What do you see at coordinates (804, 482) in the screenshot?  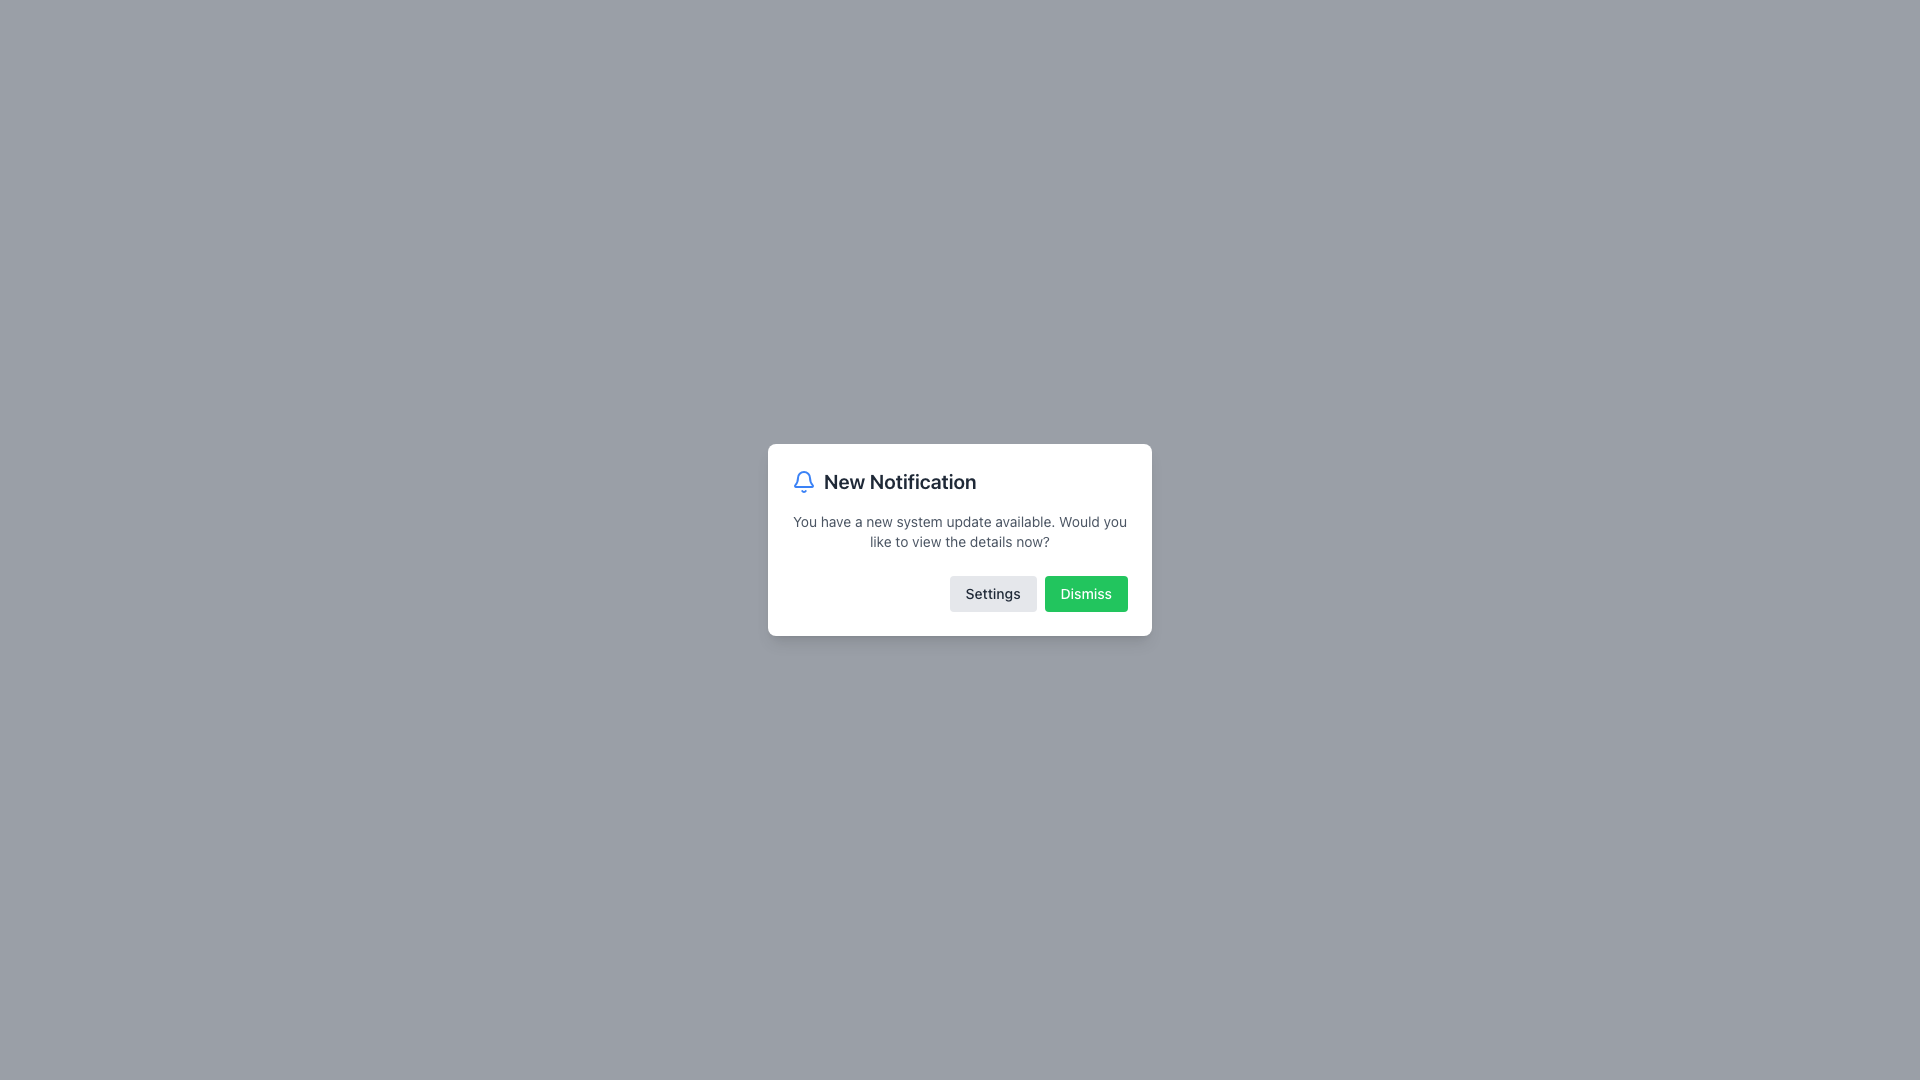 I see `the notification icon located on the left side of the header in the modal window, which indicates alerts to the user` at bounding box center [804, 482].